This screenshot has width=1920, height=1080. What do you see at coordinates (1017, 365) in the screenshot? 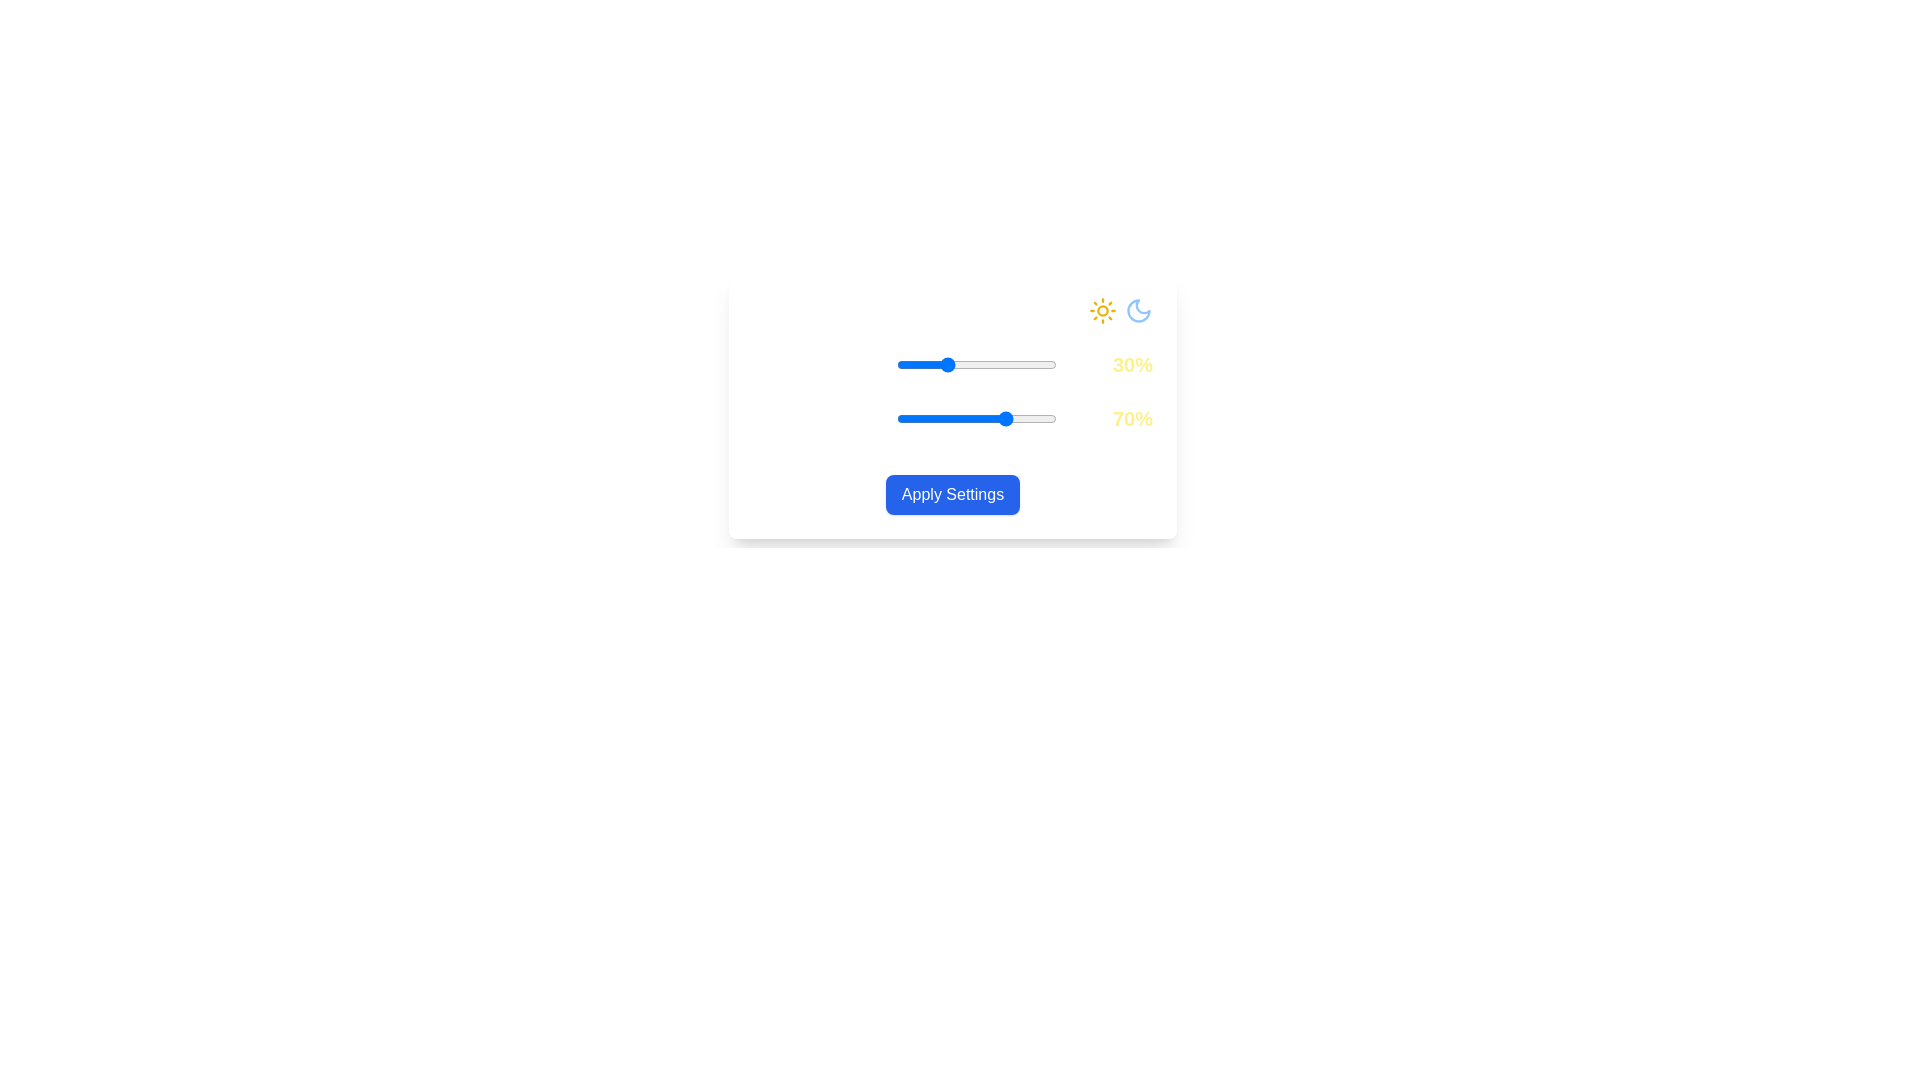
I see `the Daylight Intensity slider to 75%` at bounding box center [1017, 365].